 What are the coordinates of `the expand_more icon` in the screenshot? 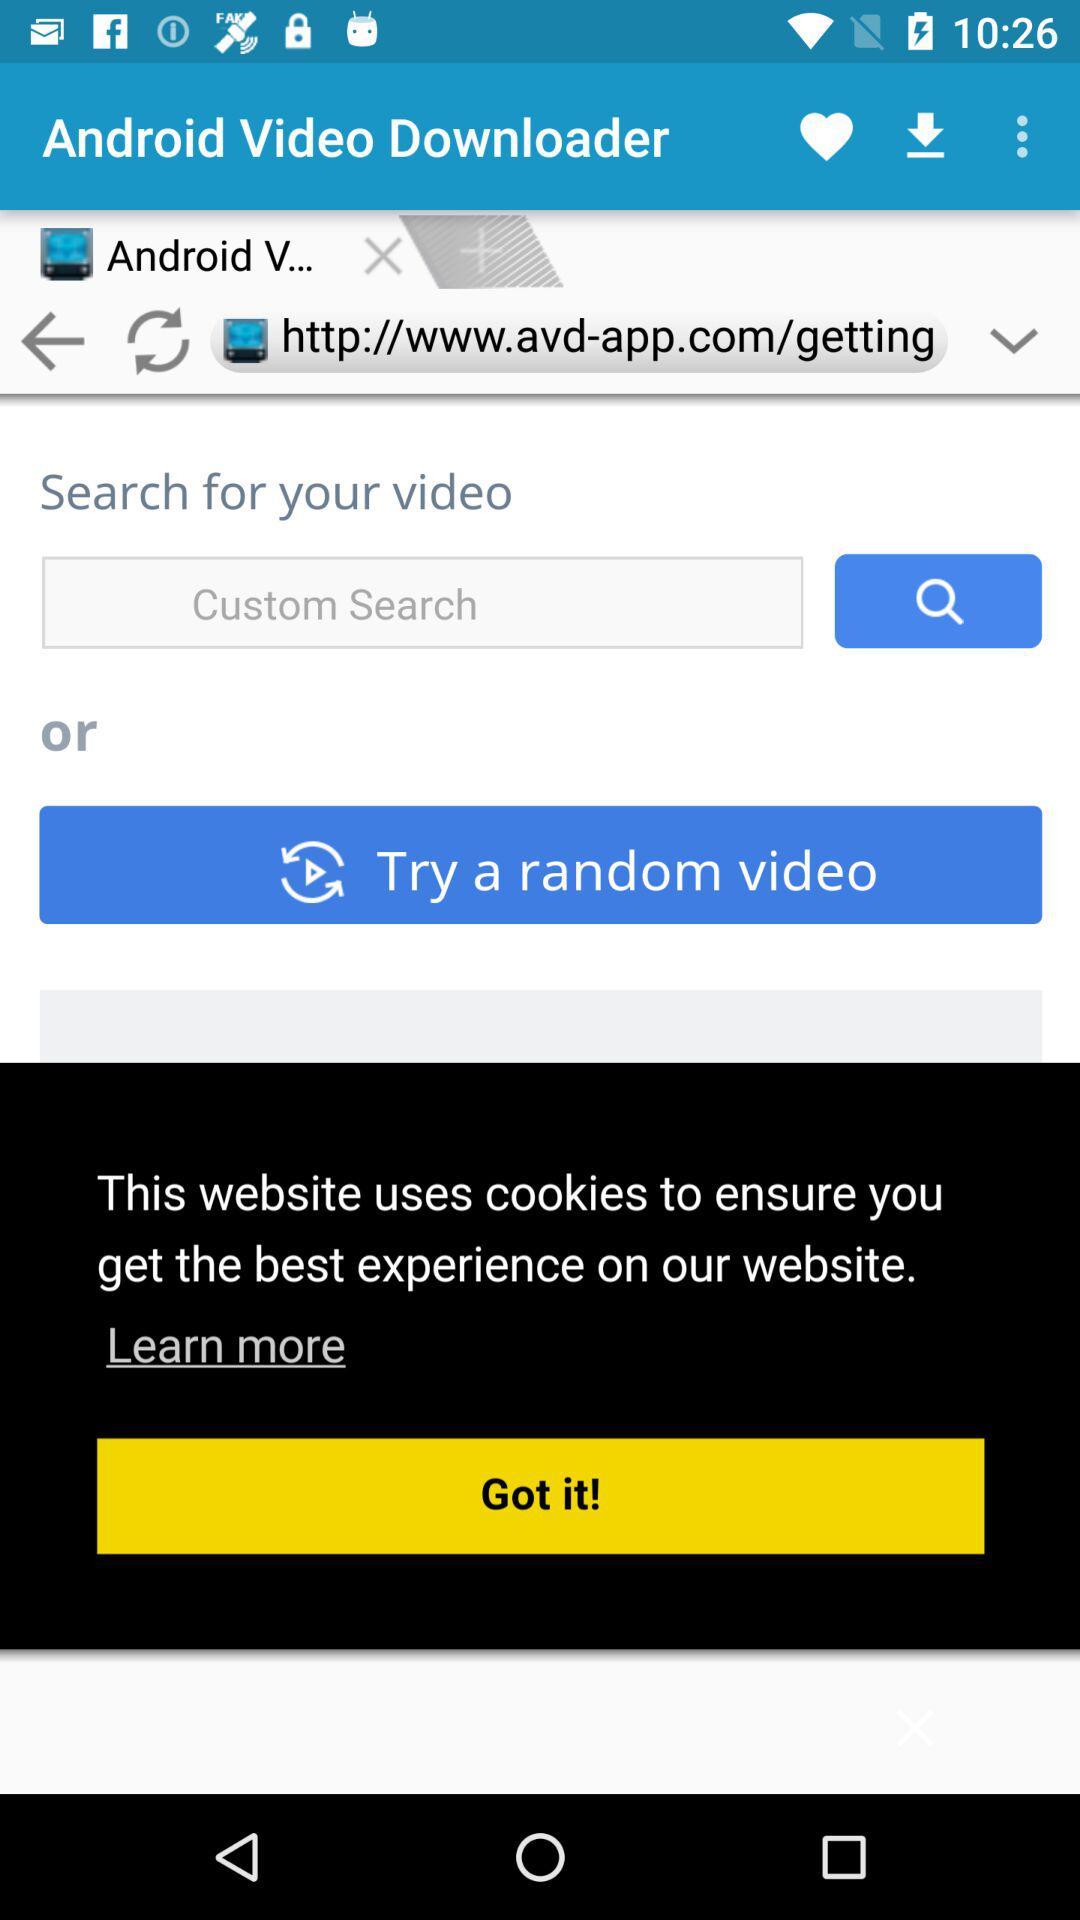 It's located at (1014, 341).